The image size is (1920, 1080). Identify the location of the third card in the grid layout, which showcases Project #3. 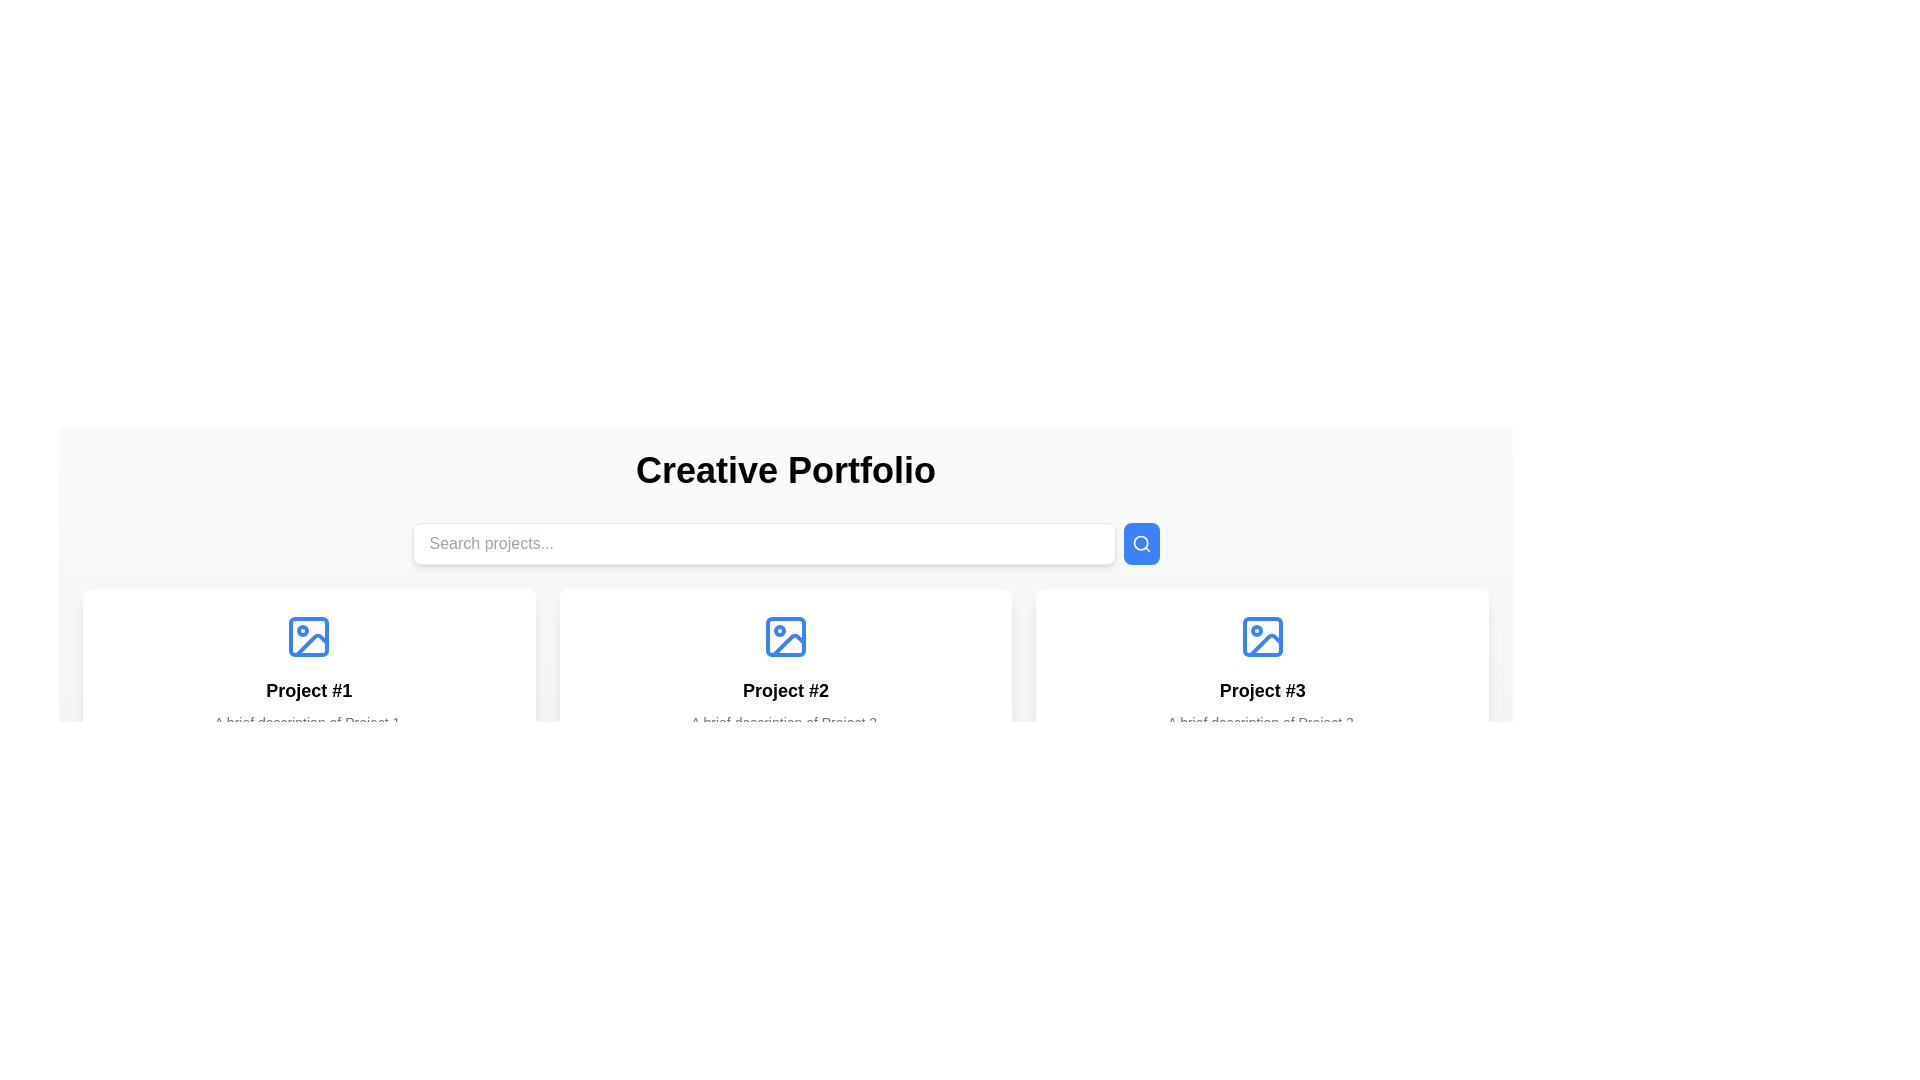
(1261, 697).